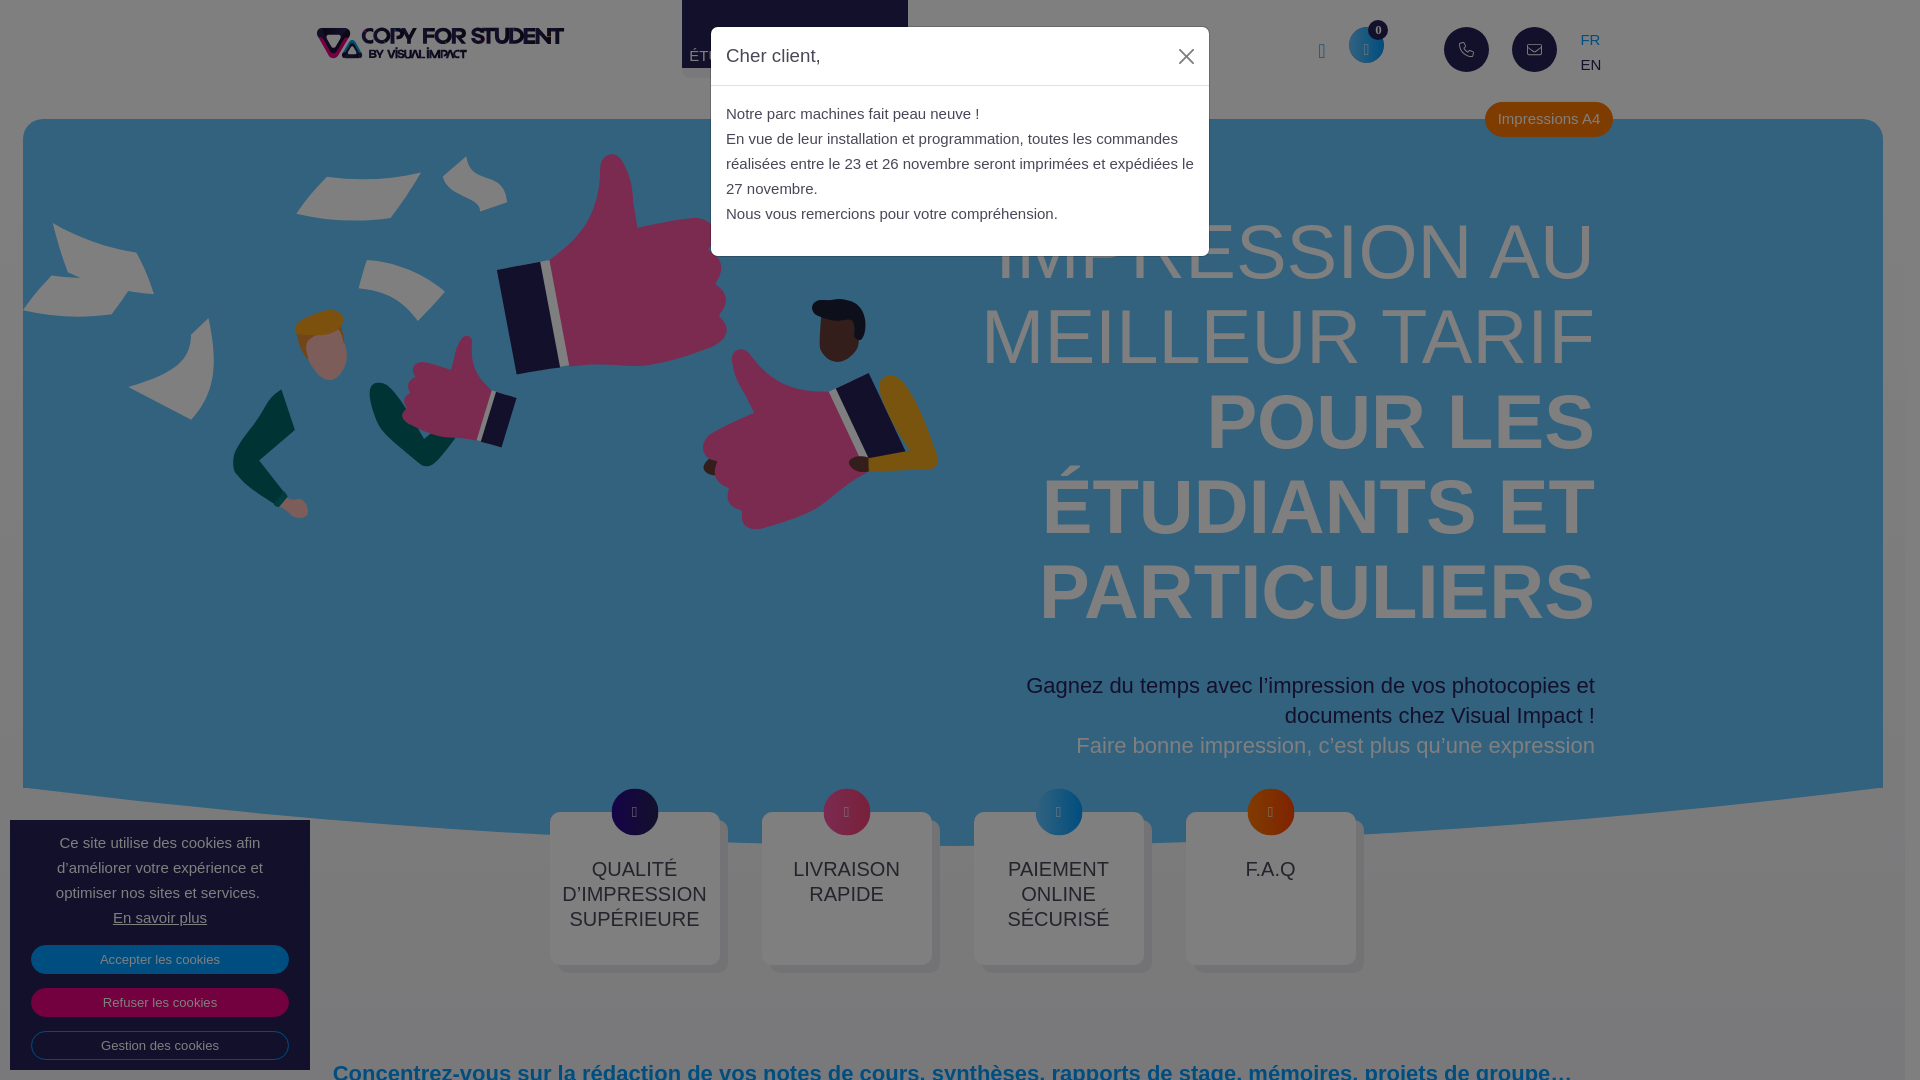 This screenshot has width=1920, height=1080. Describe the element at coordinates (158, 958) in the screenshot. I see `'Accepter les cookies'` at that location.